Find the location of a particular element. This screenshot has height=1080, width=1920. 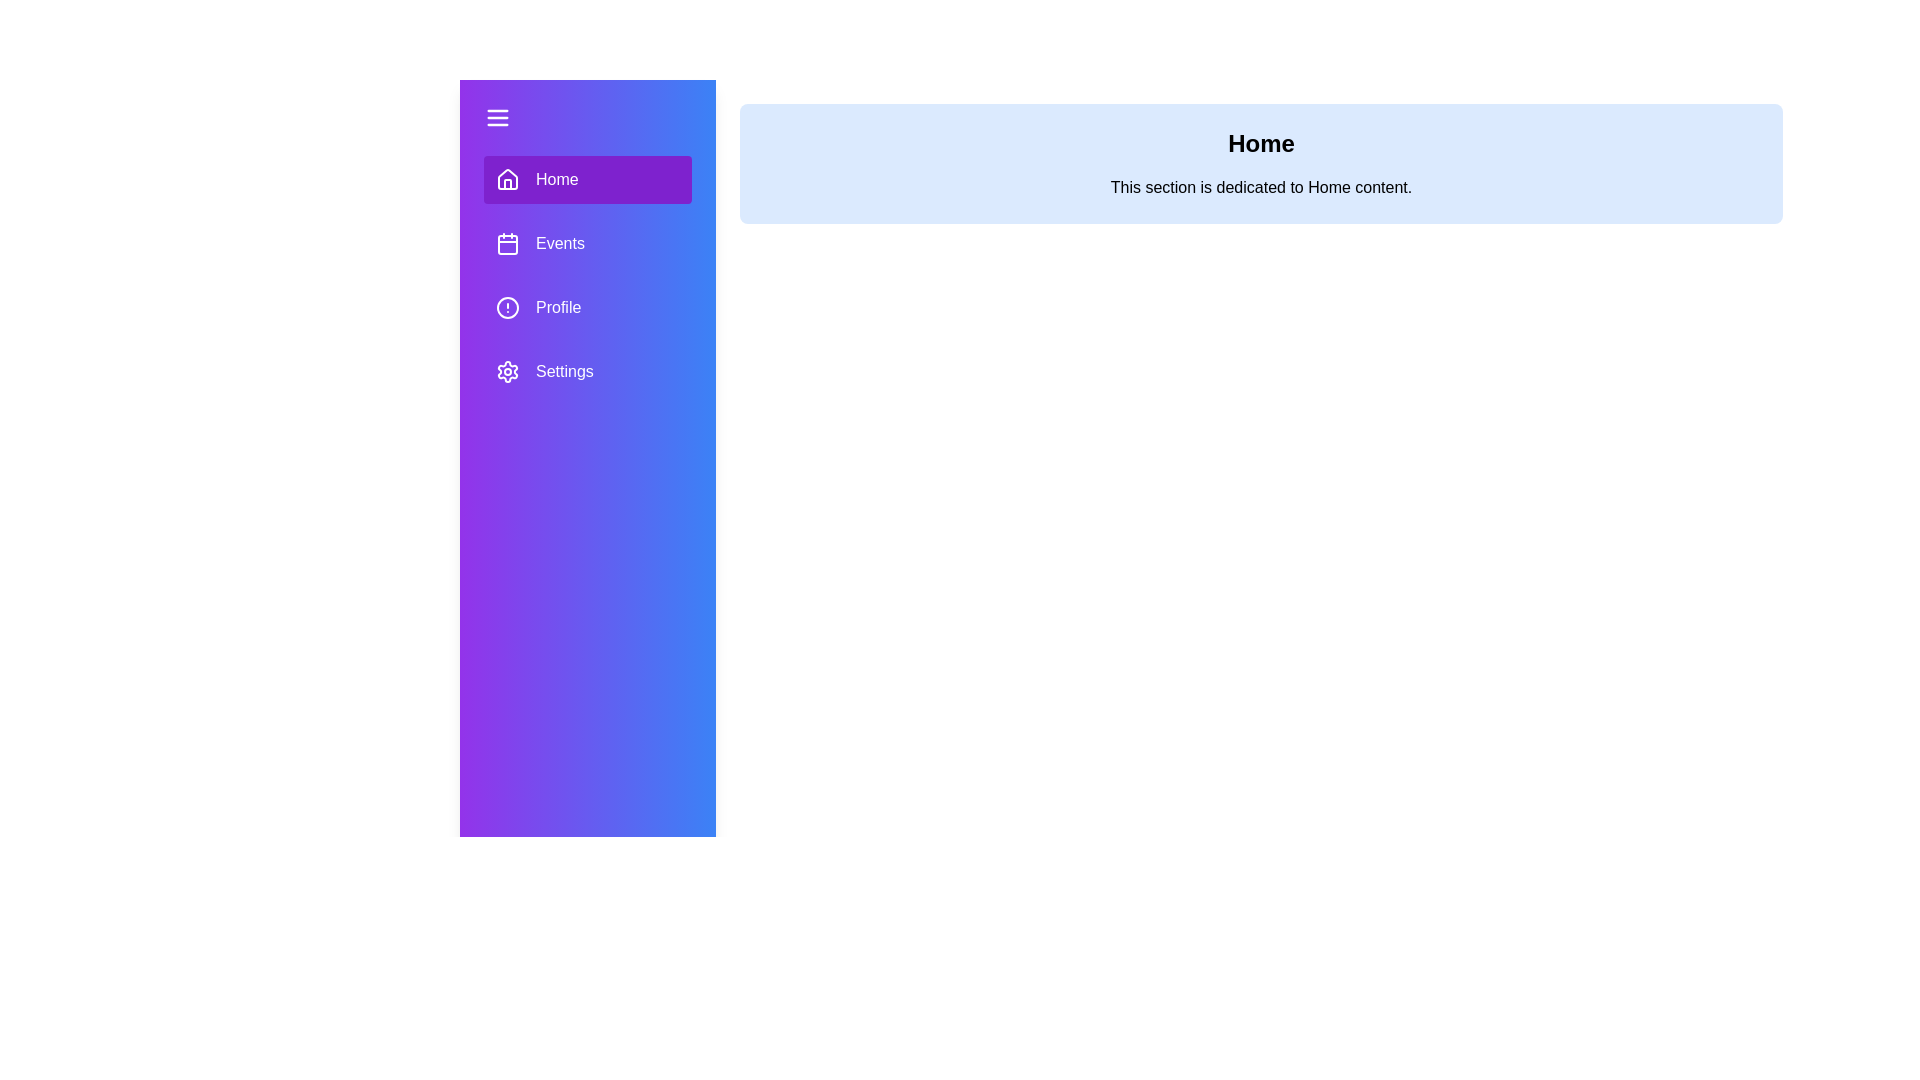

the rounded rectangle with a gradient purple background that serves as the icon background for the calendar in the left vertical toolbar, located adjacent to the 'Events' menu option is located at coordinates (508, 244).